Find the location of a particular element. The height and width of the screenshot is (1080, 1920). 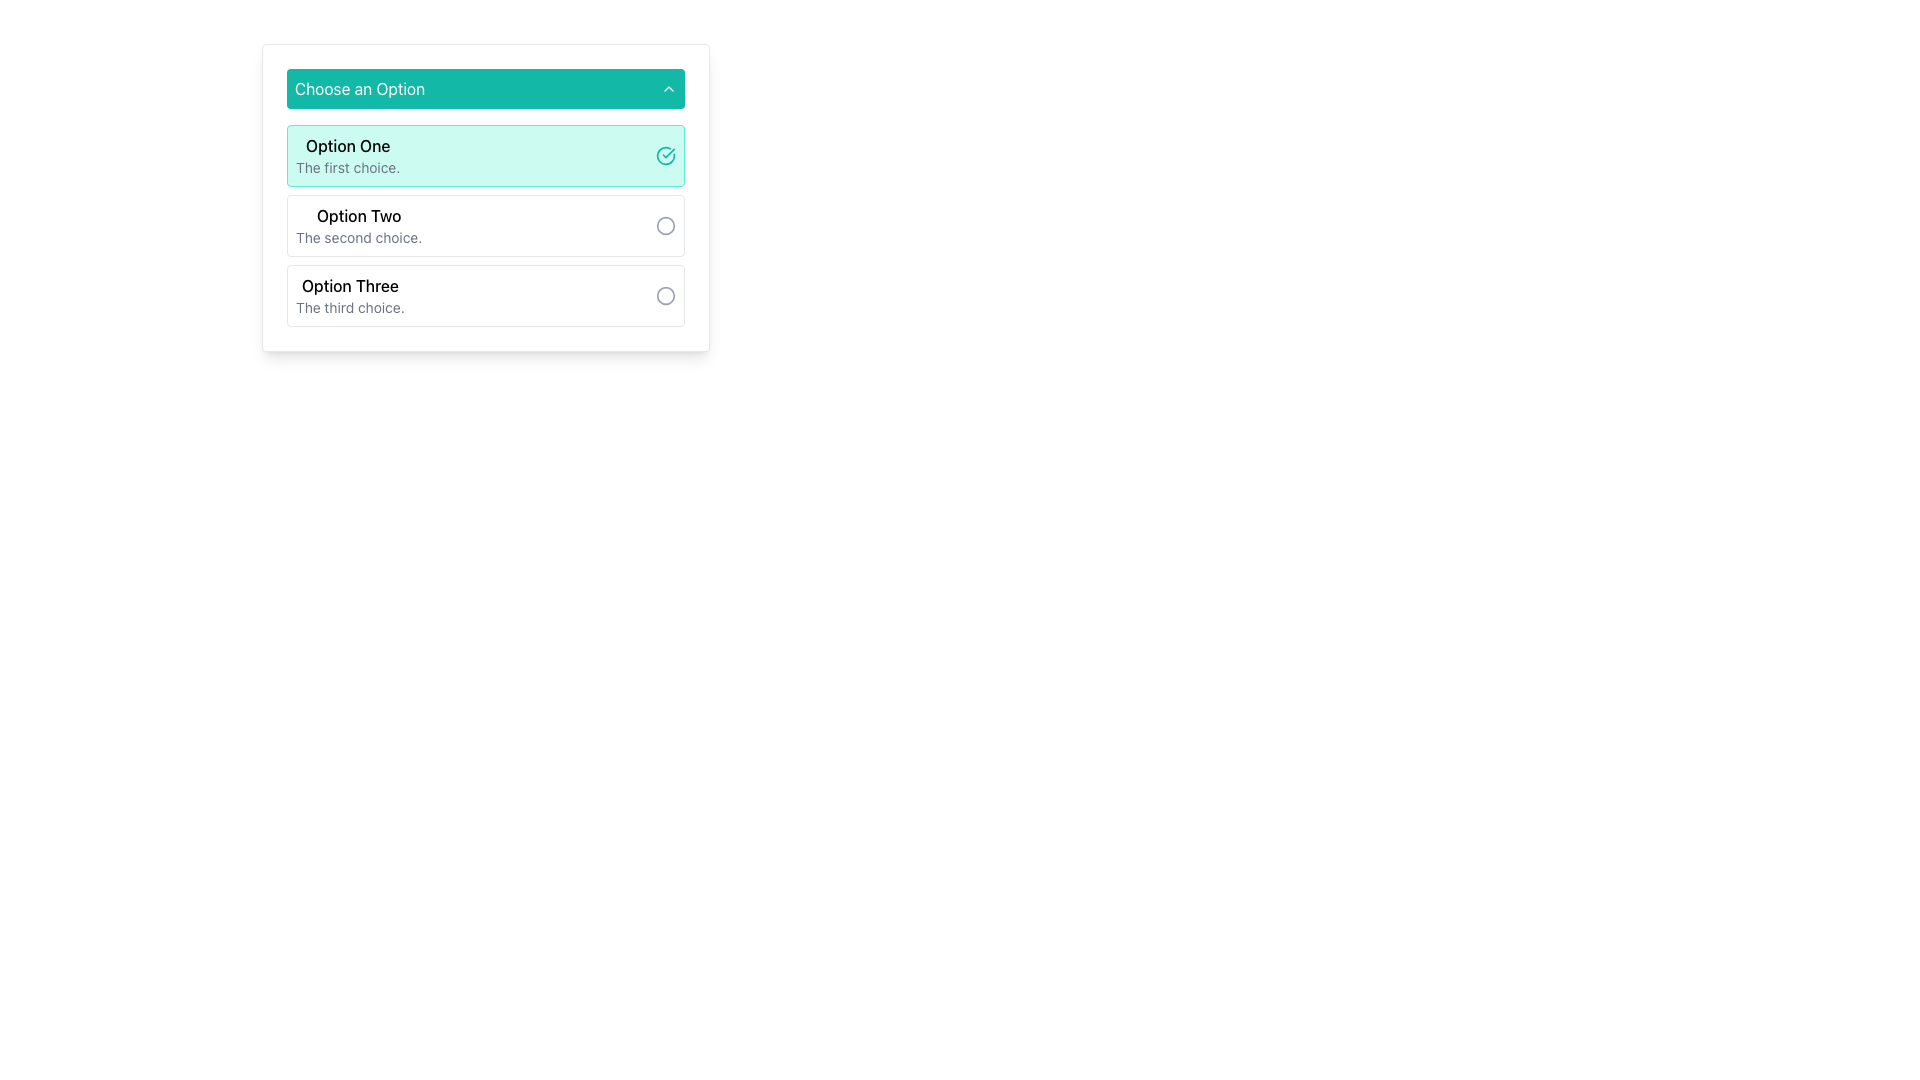

the text element that displays 'The third choice.' which is located beneath 'Option Three' in a dropdown option is located at coordinates (350, 308).